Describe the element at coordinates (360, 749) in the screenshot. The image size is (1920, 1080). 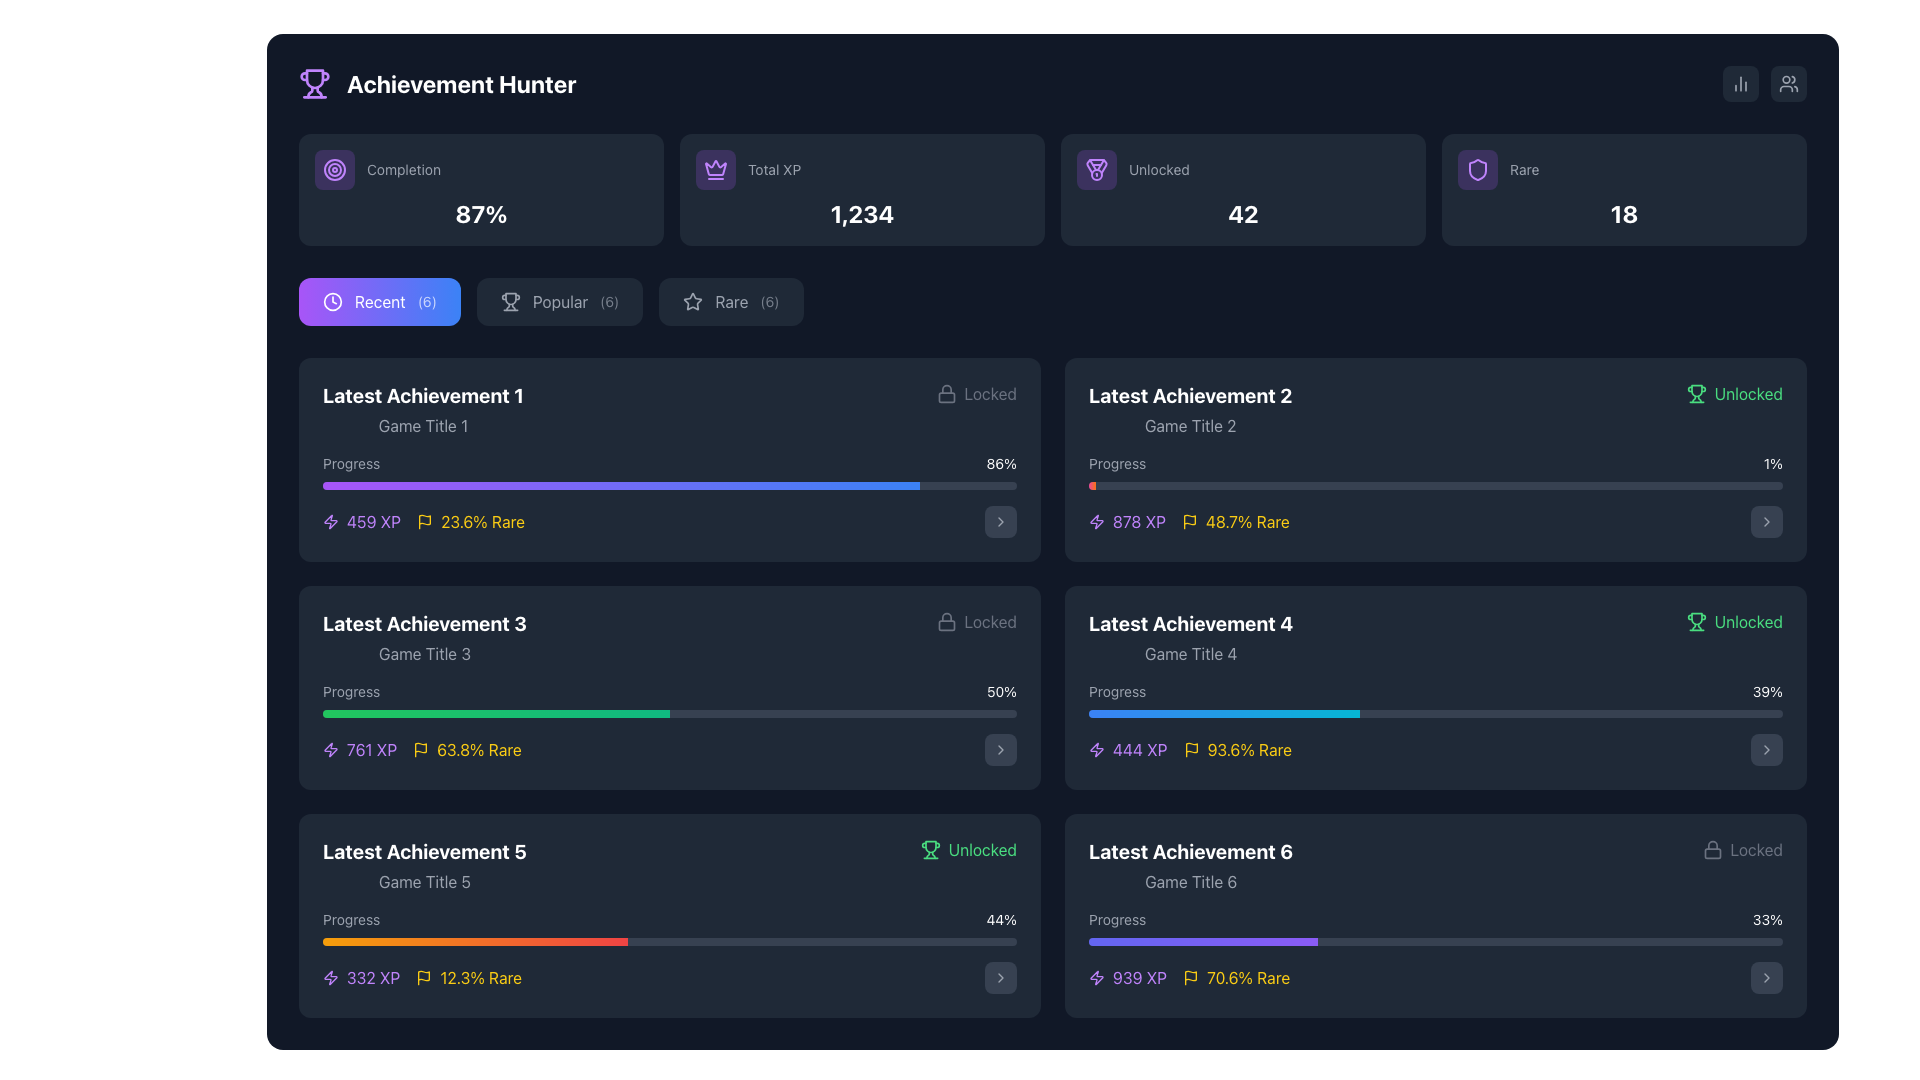
I see `displayed experience points (XP) for 'Latest Achievement 3' located in the middle column, below the progress bar and above the rarity text` at that location.